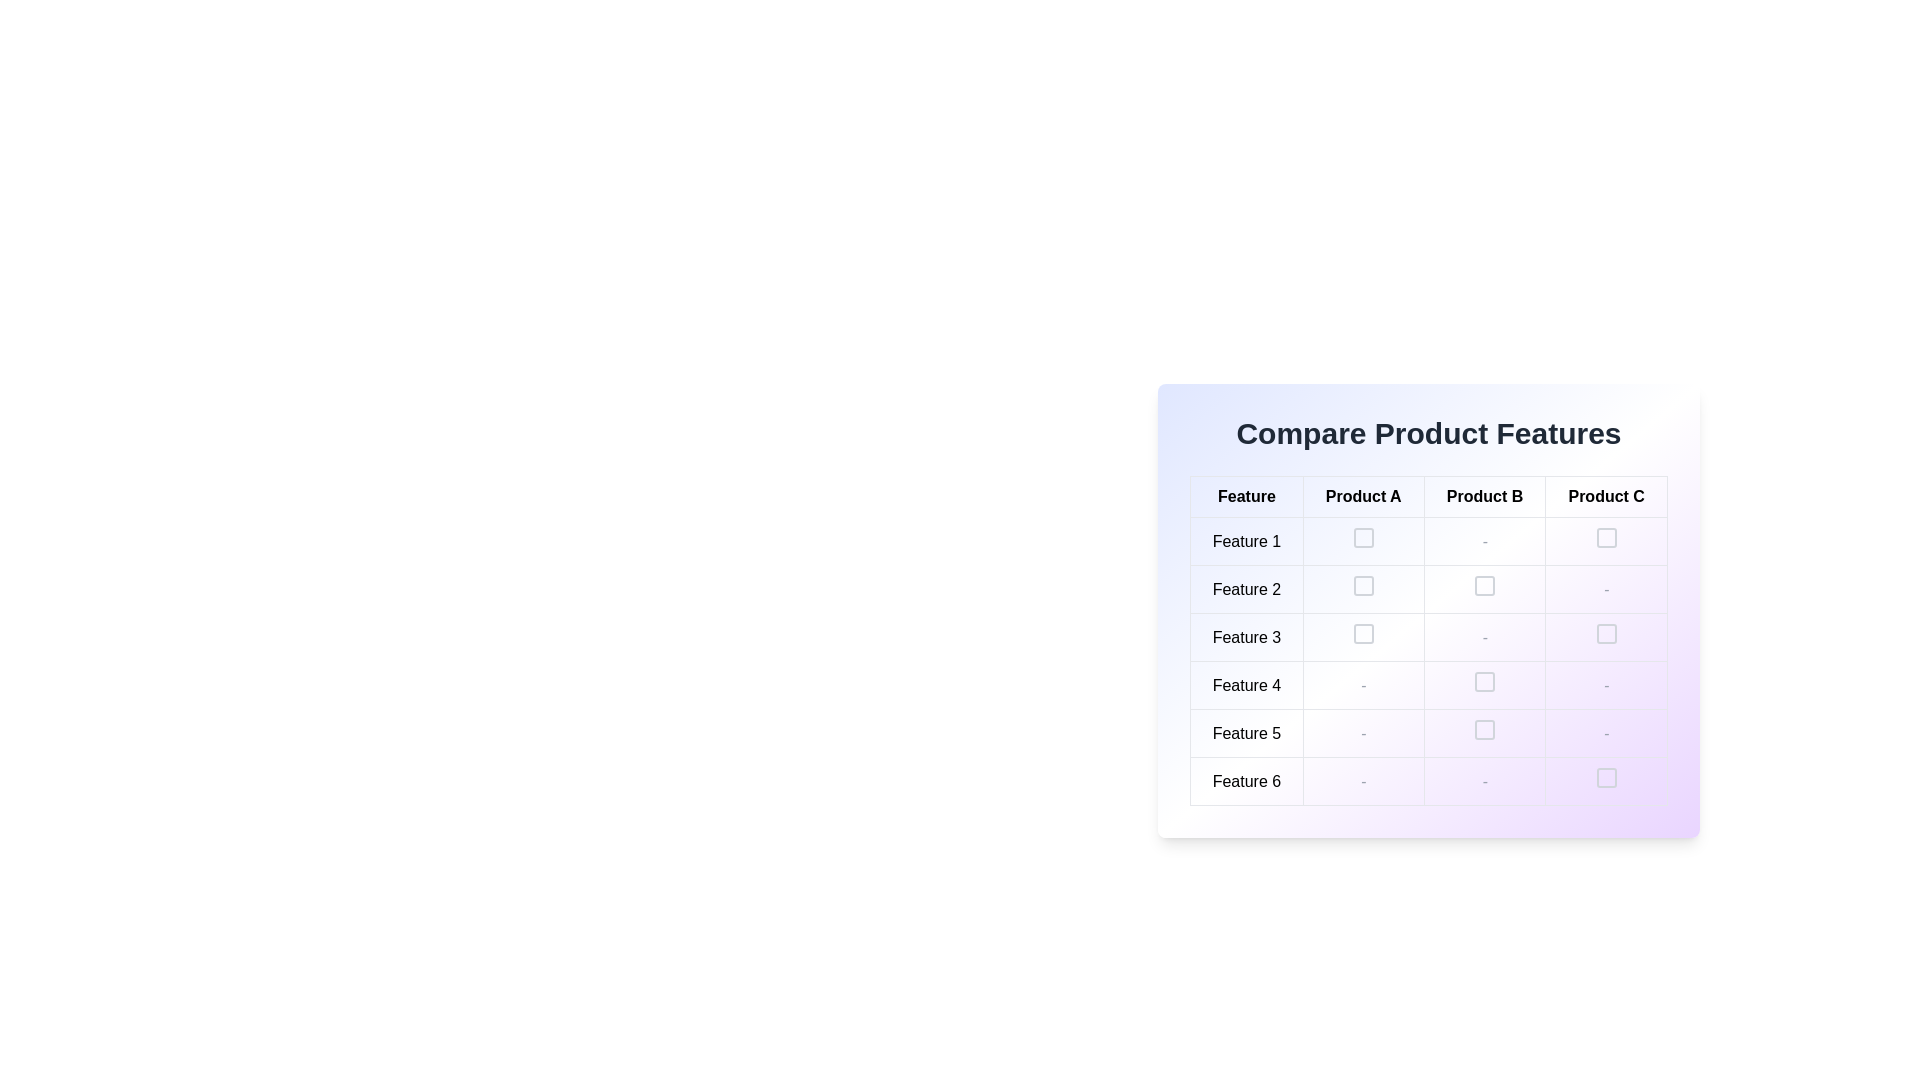 The image size is (1920, 1080). What do you see at coordinates (1606, 536) in the screenshot?
I see `the checkbox for 'Feature 1' under the 'Product C' category` at bounding box center [1606, 536].